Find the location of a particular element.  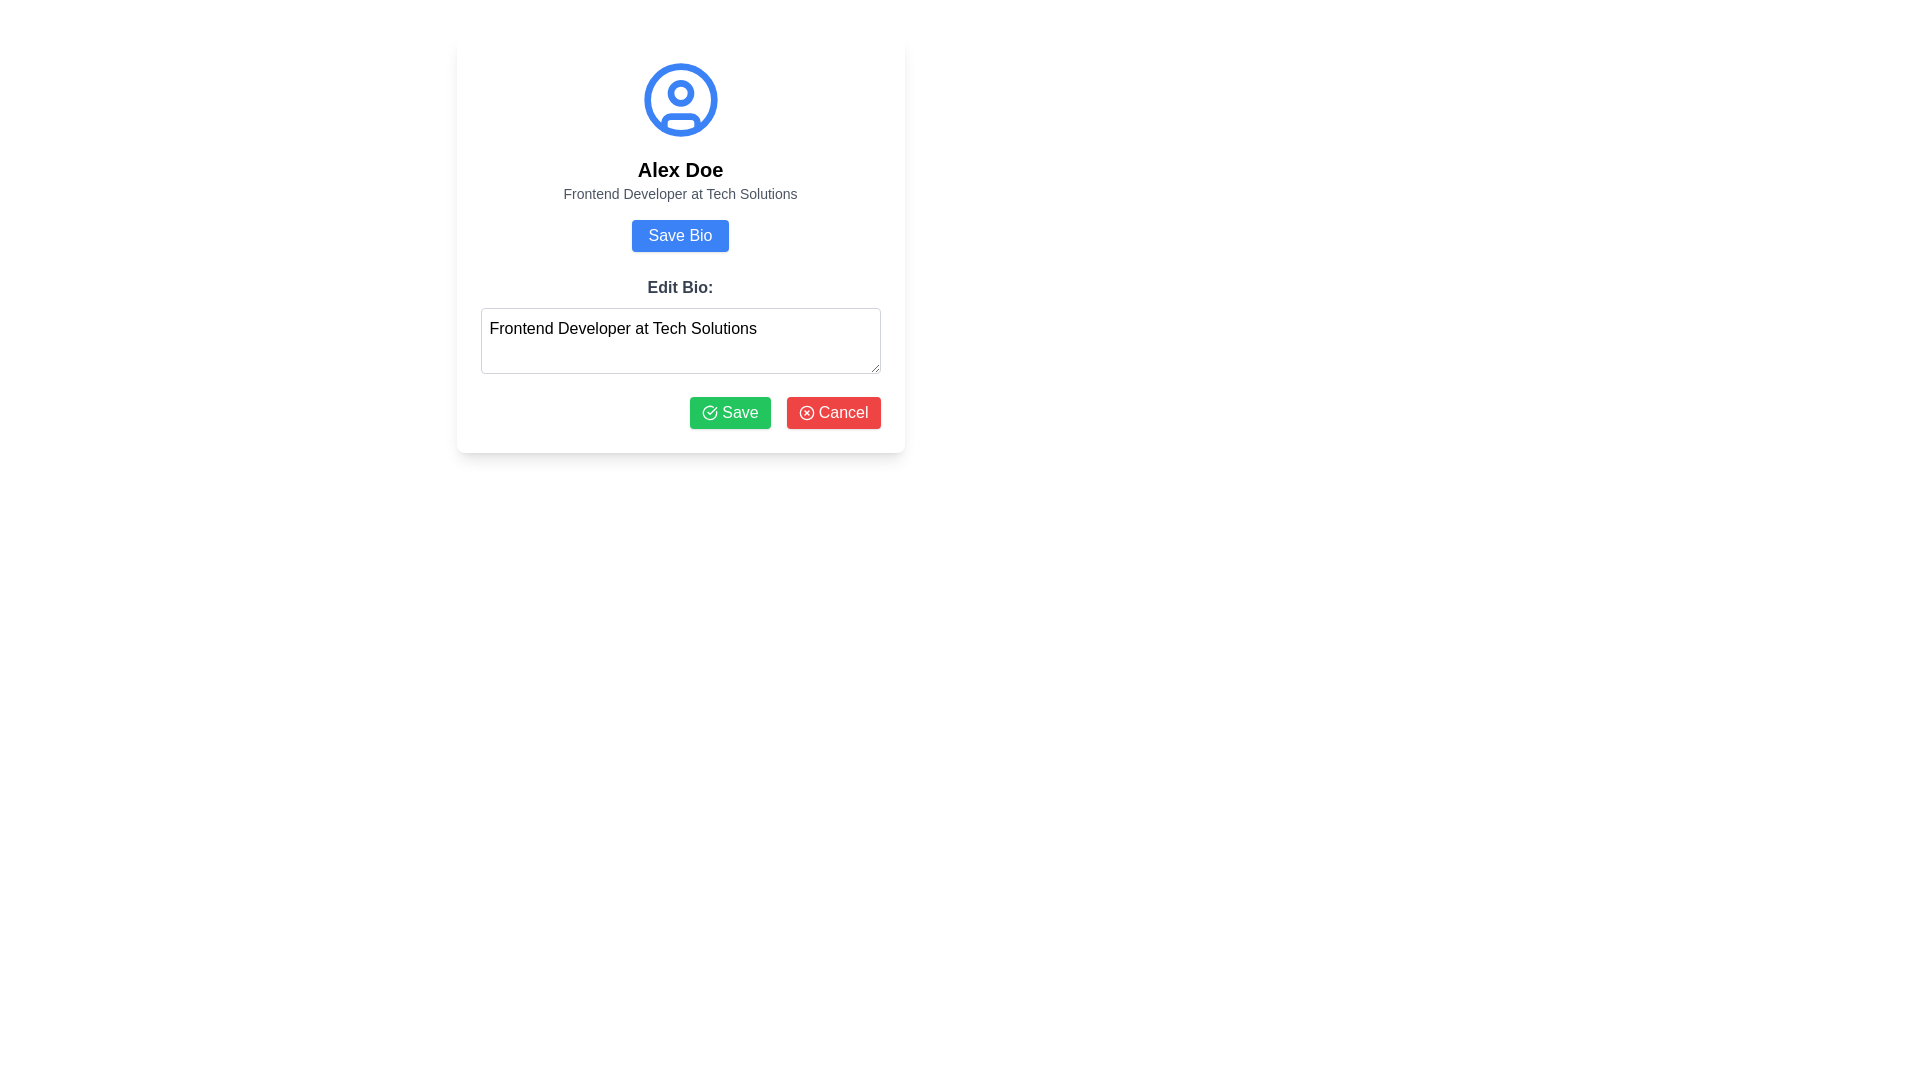

the icon detail located at the bottom of the circular user avatar on the profile card, which adds visual representation and functionality to the user icon is located at coordinates (680, 122).